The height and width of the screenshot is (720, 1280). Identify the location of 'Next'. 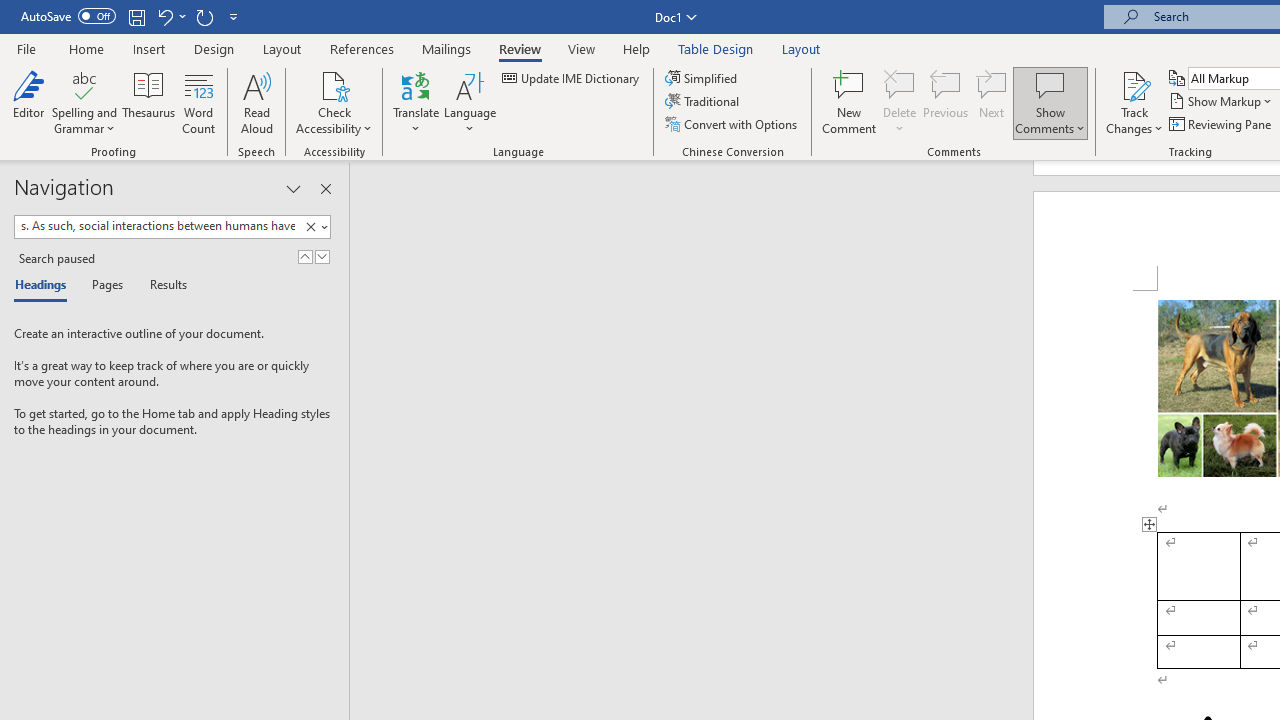
(992, 103).